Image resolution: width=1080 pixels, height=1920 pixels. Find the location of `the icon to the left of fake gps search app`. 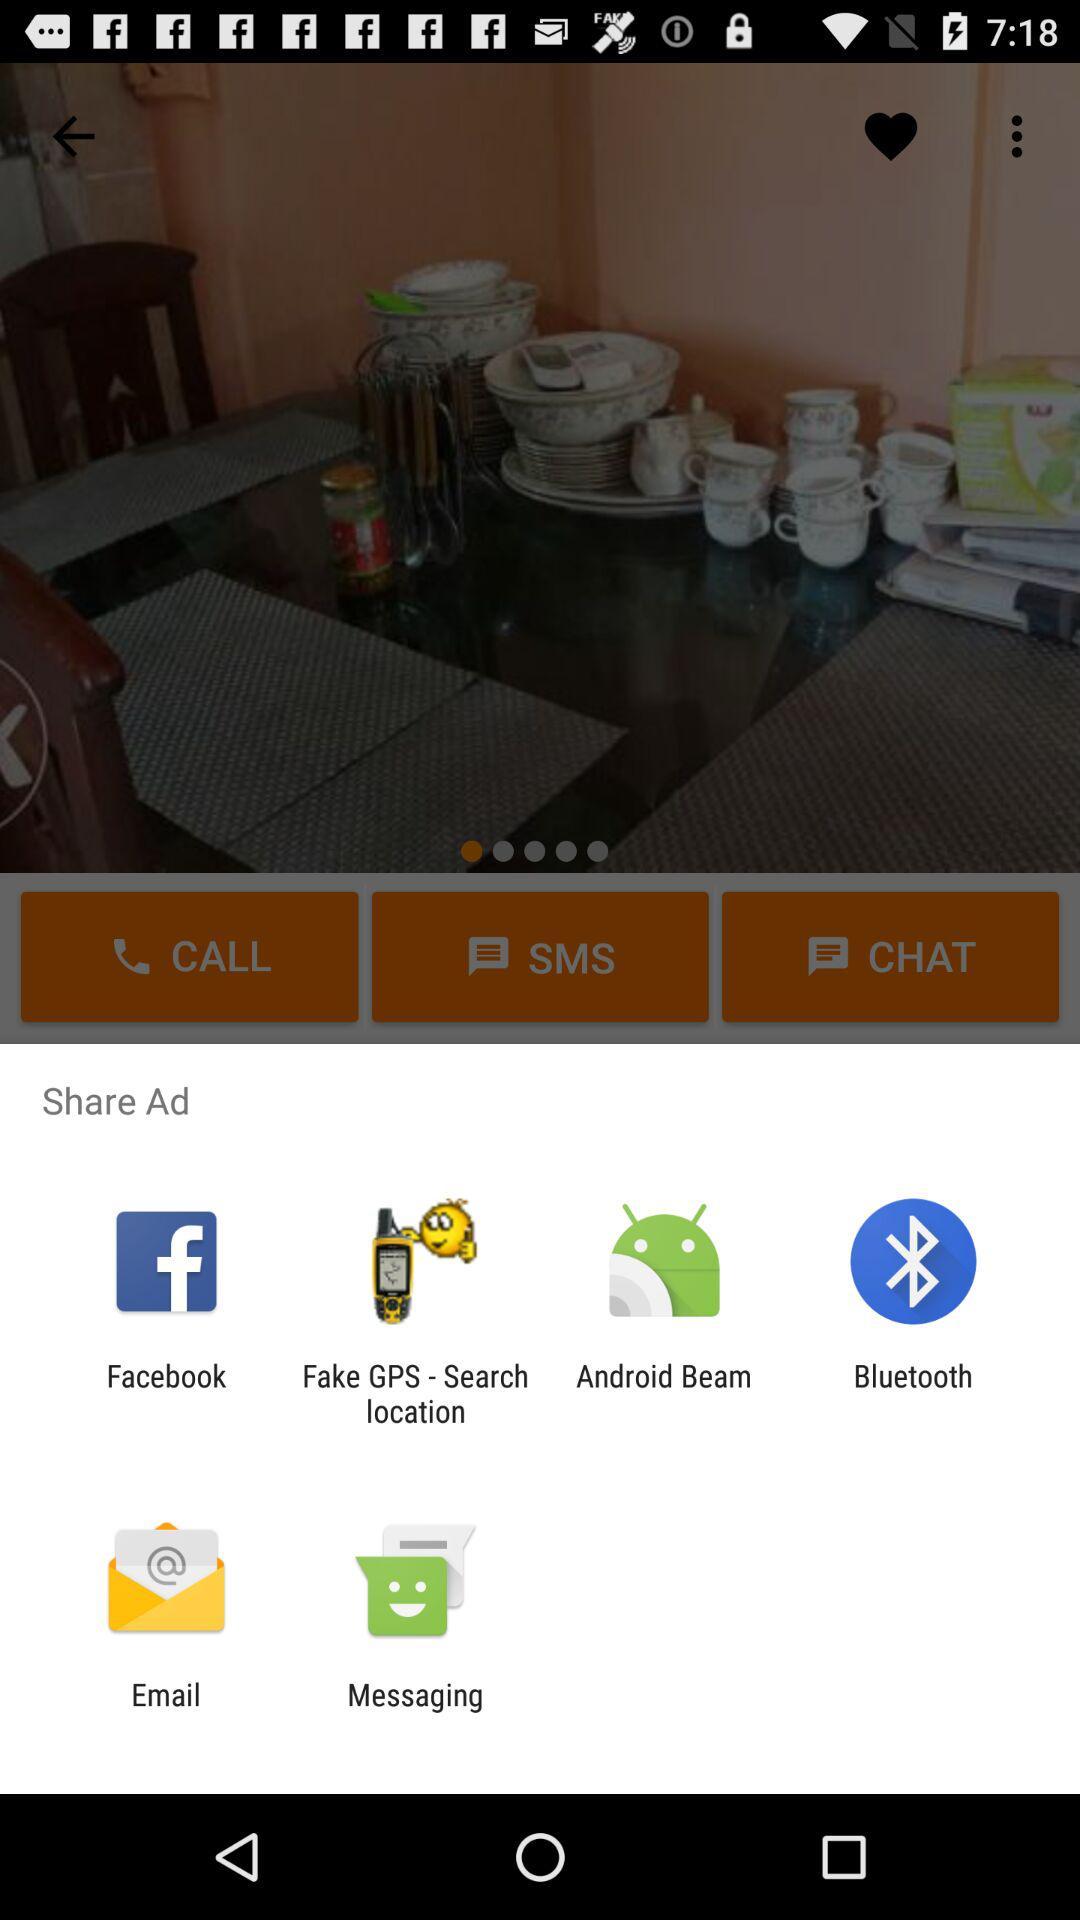

the icon to the left of fake gps search app is located at coordinates (165, 1392).